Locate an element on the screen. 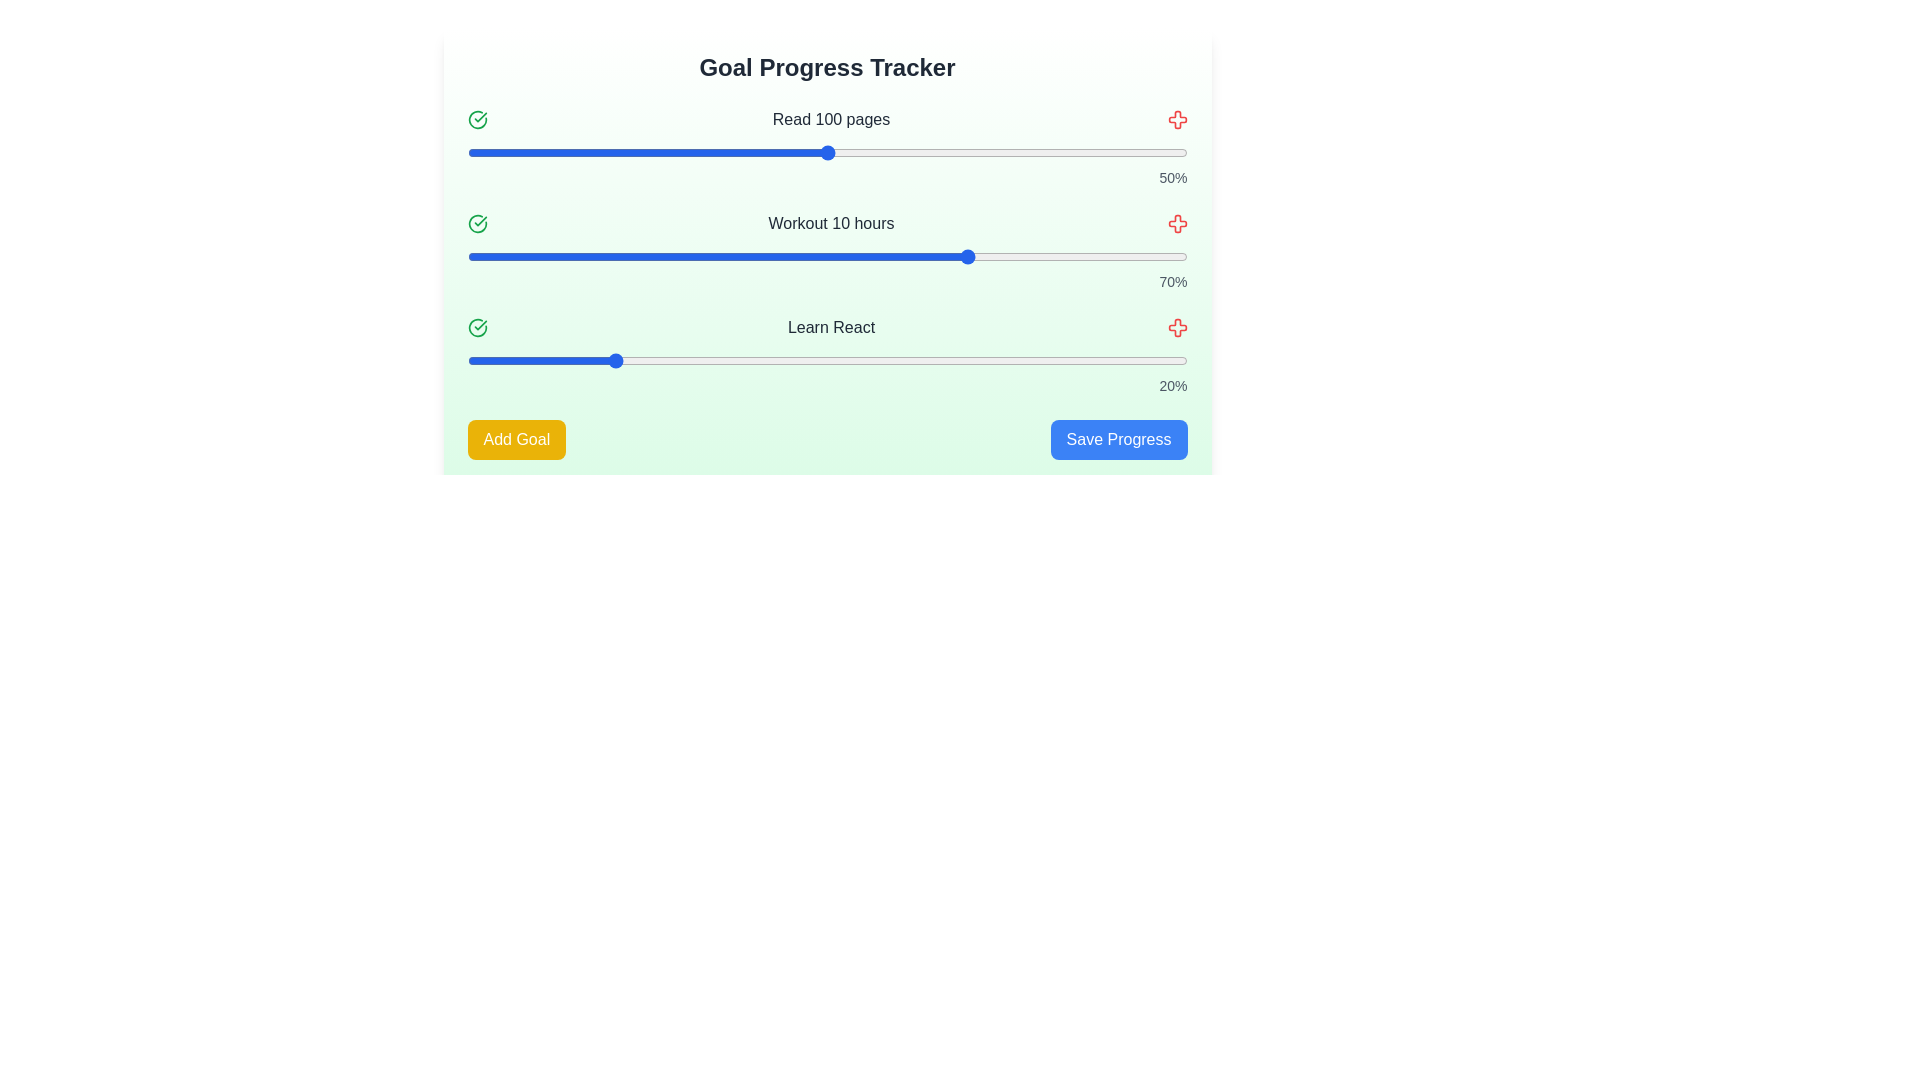 This screenshot has height=1080, width=1920. the progress slider for the goal 'Read 100 pages' to 33% is located at coordinates (705, 152).